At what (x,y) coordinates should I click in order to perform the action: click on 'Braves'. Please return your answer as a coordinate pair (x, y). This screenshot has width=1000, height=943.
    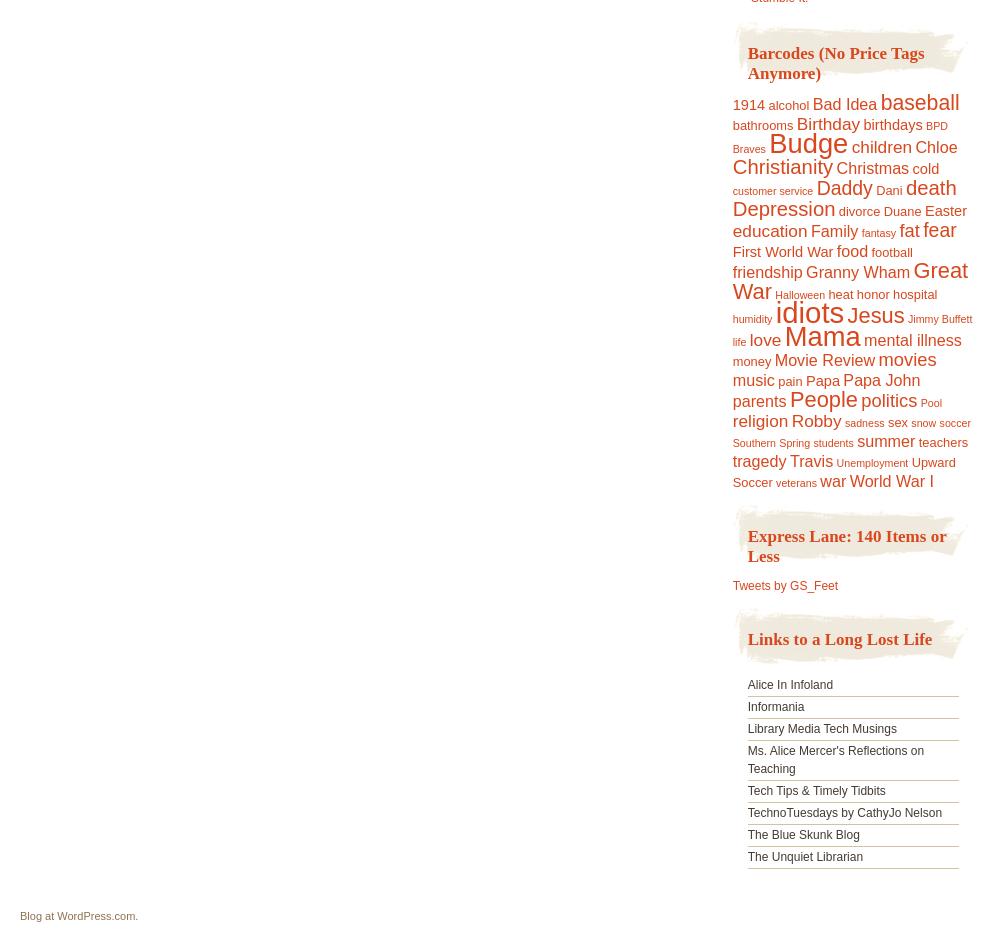
    Looking at the image, I should click on (747, 147).